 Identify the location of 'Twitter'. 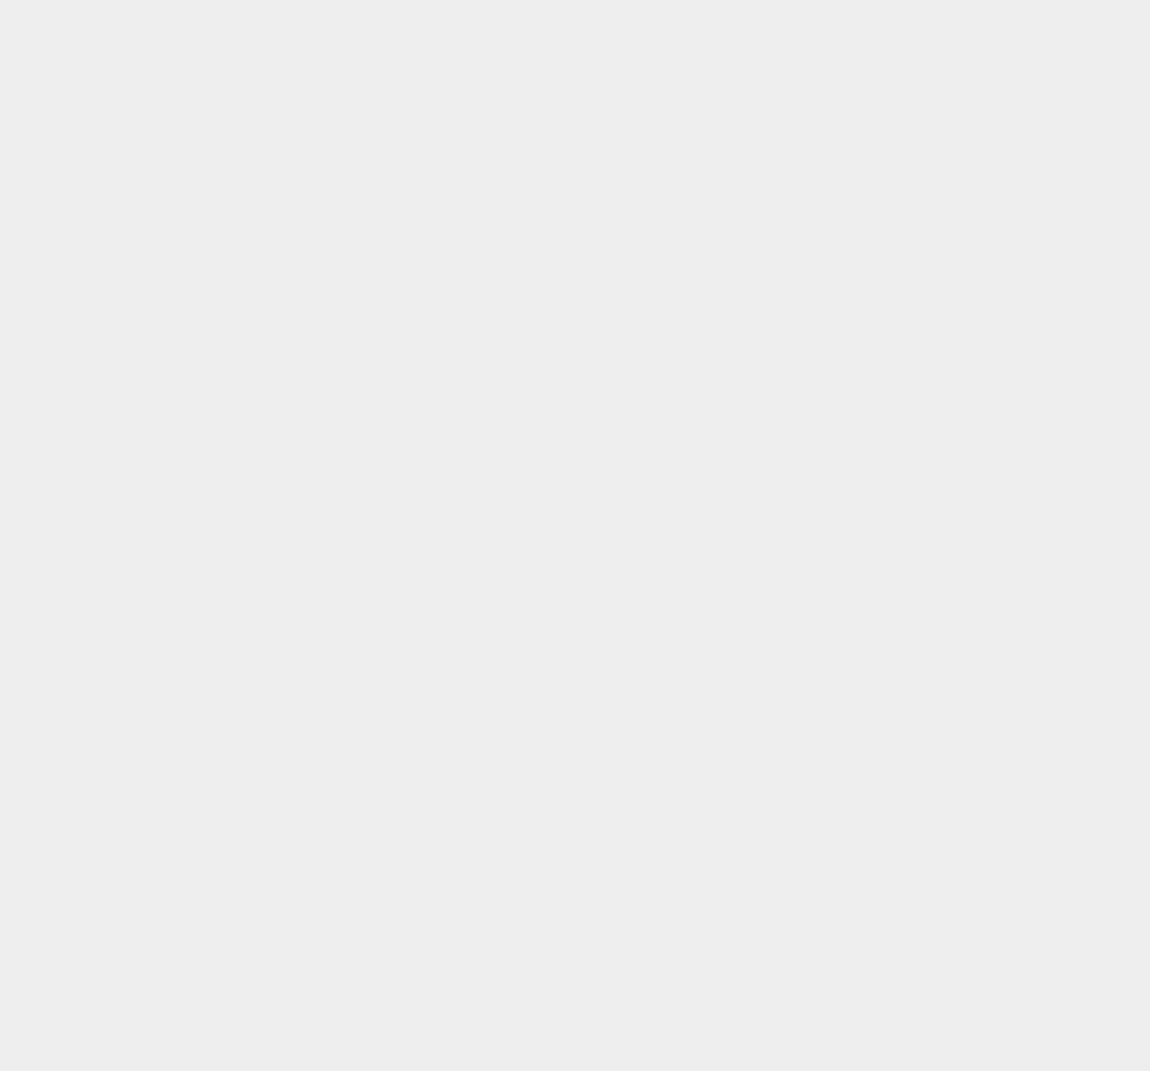
(834, 214).